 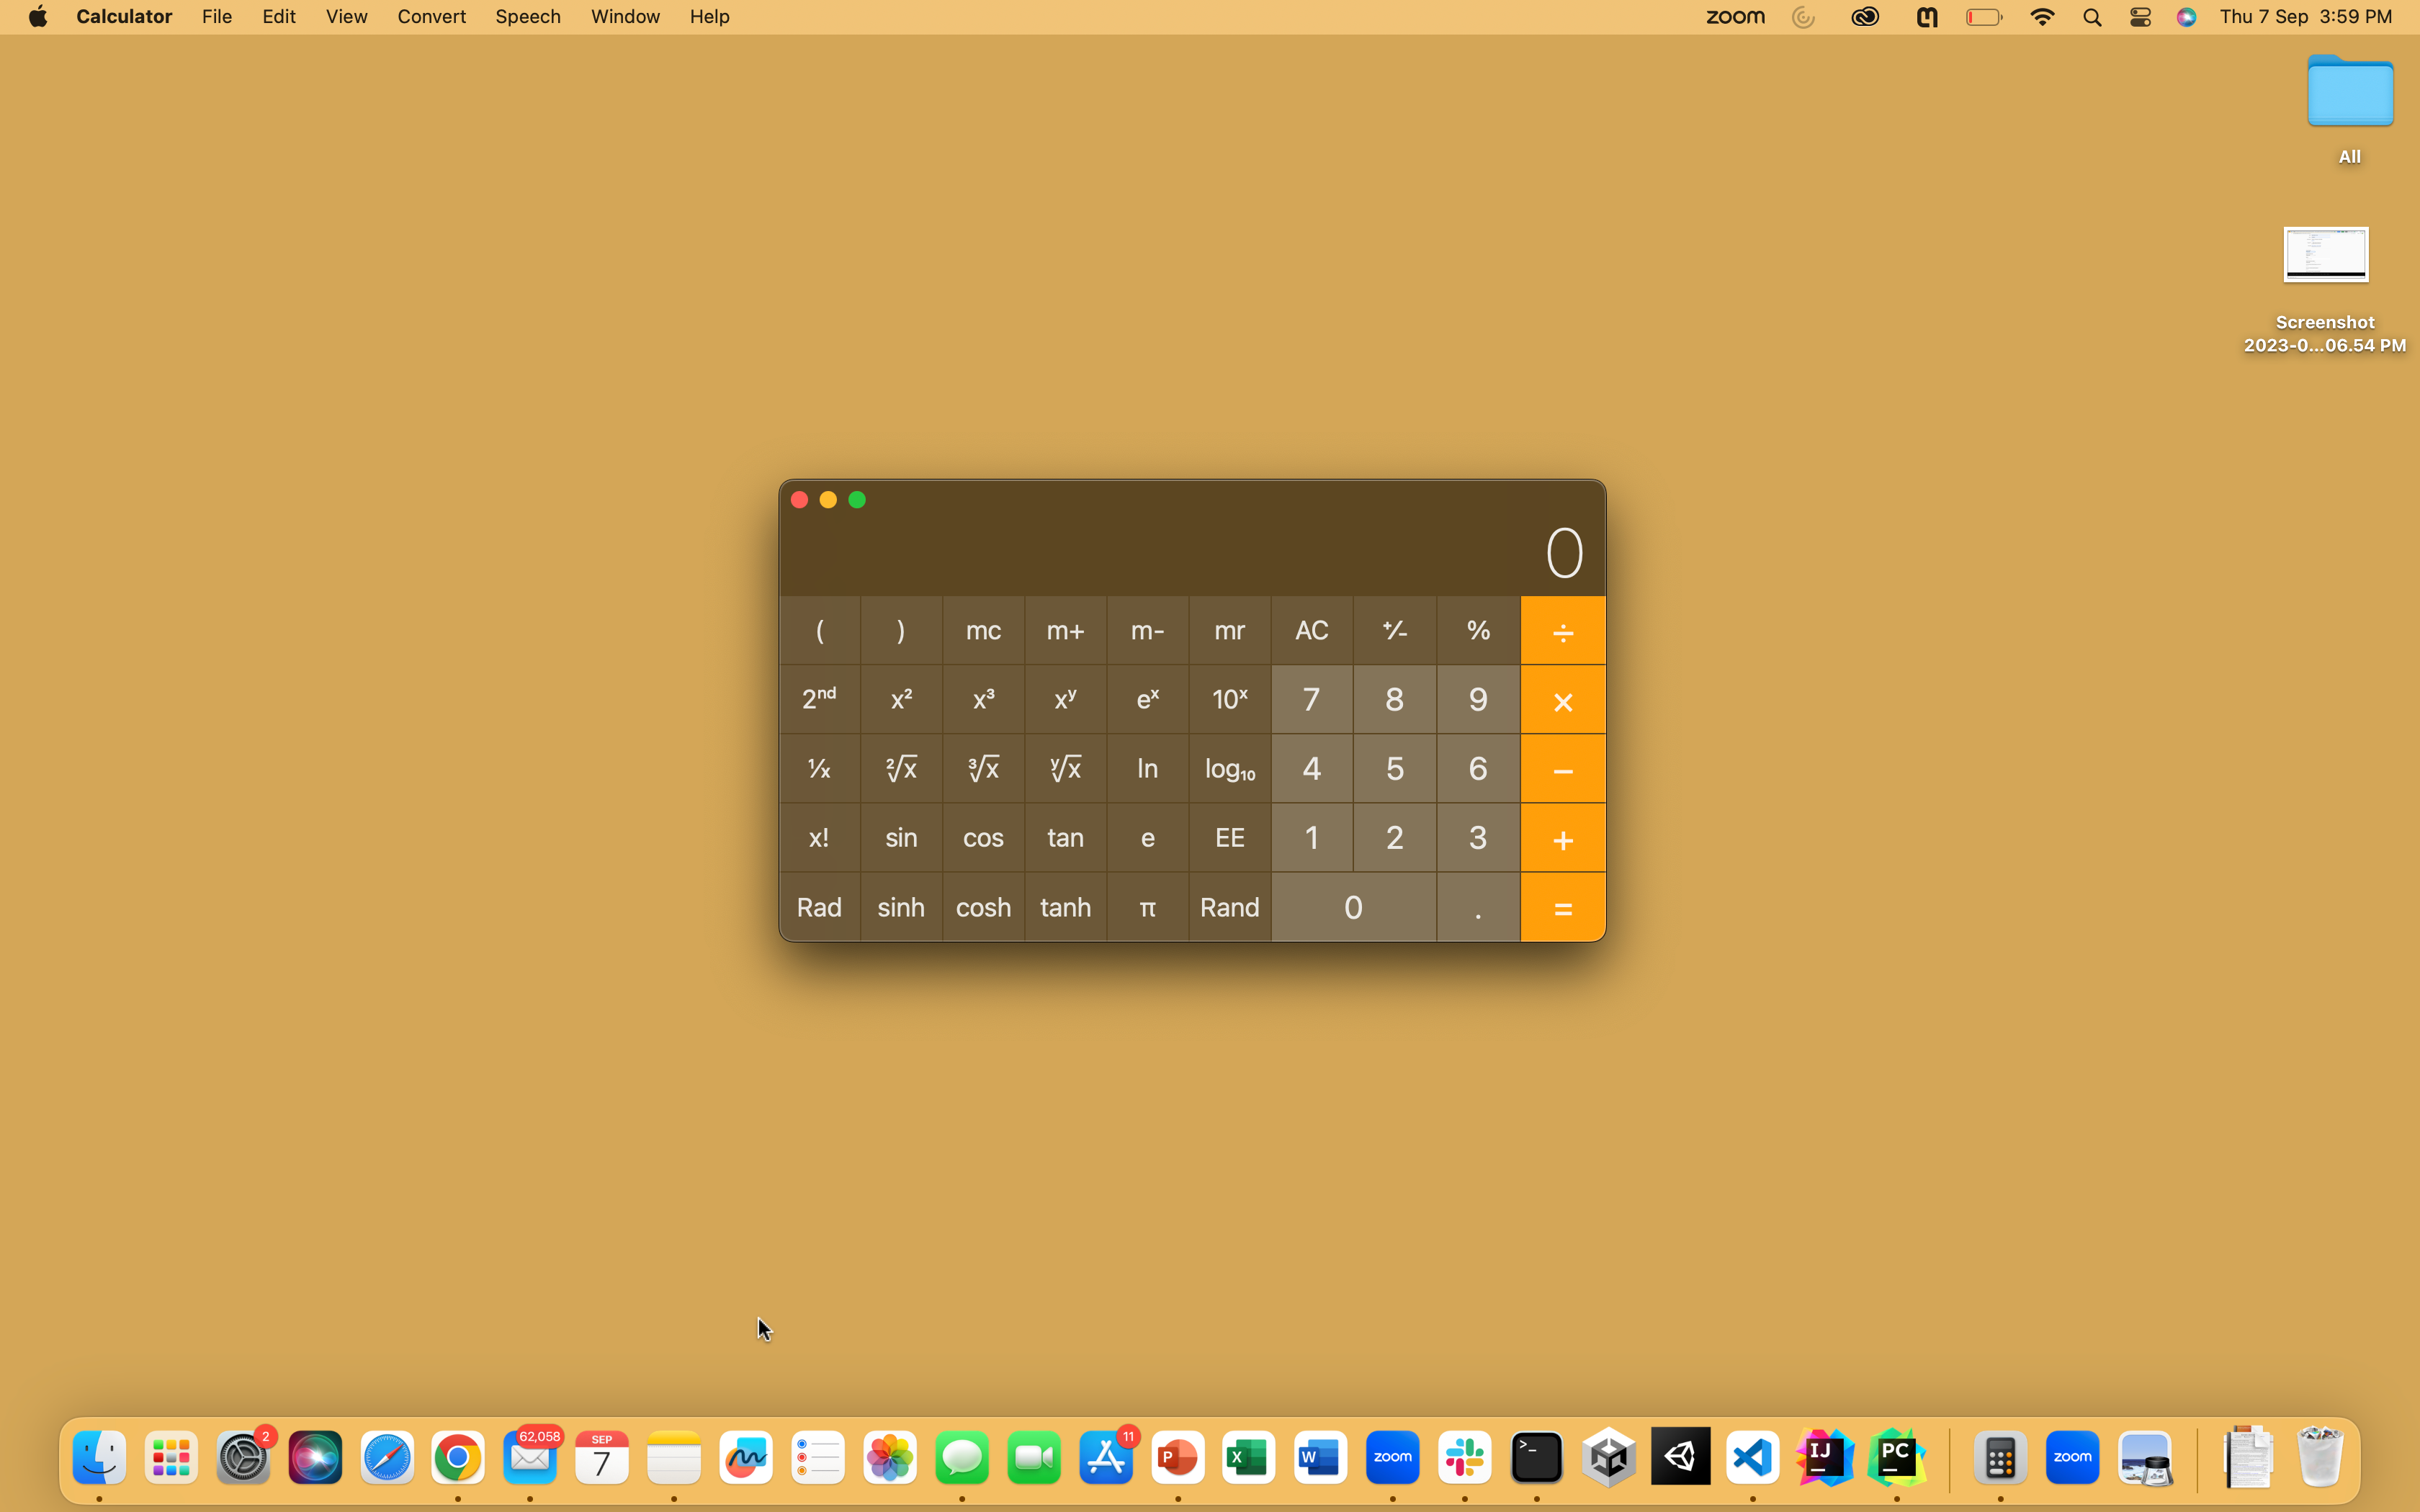 What do you see at coordinates (1311, 835) in the screenshot?
I see `Compute the base 10 logarithm of number 100` at bounding box center [1311, 835].